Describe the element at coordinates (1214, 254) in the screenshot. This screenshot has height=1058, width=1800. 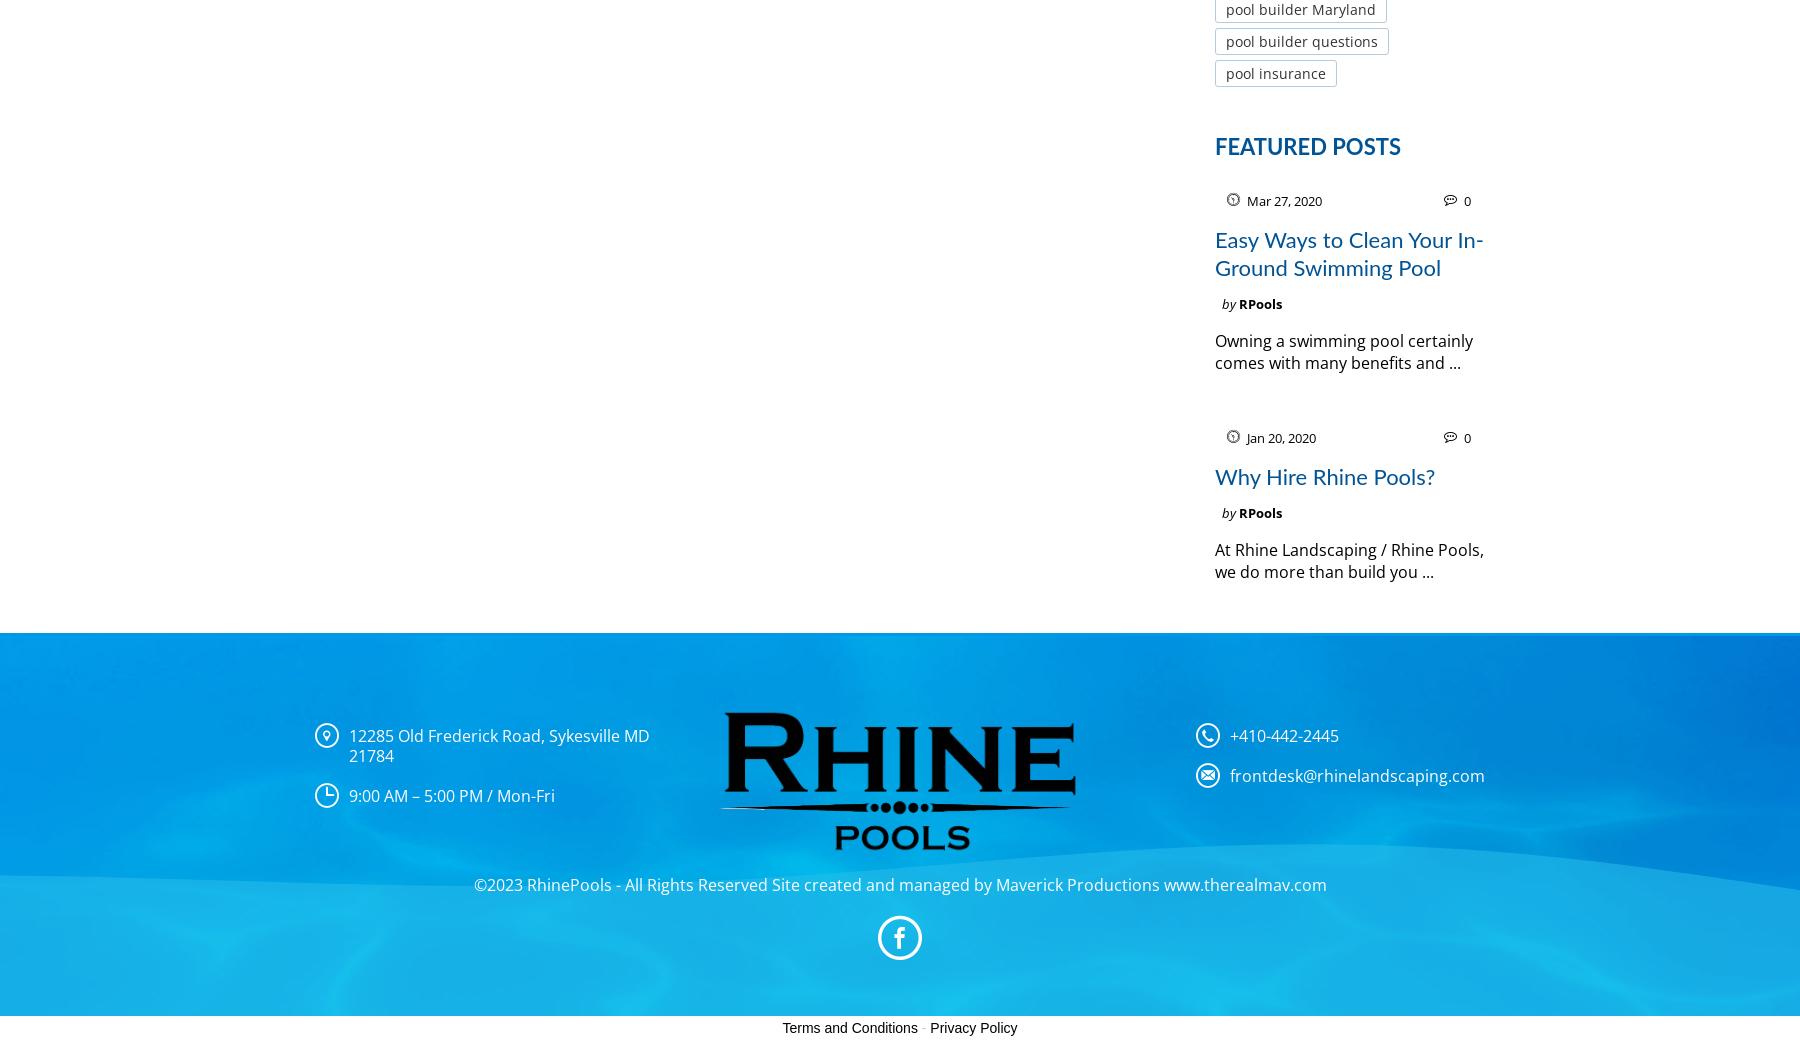
I see `'Easy Ways to Clean Your In-Ground Swimming Pool'` at that location.